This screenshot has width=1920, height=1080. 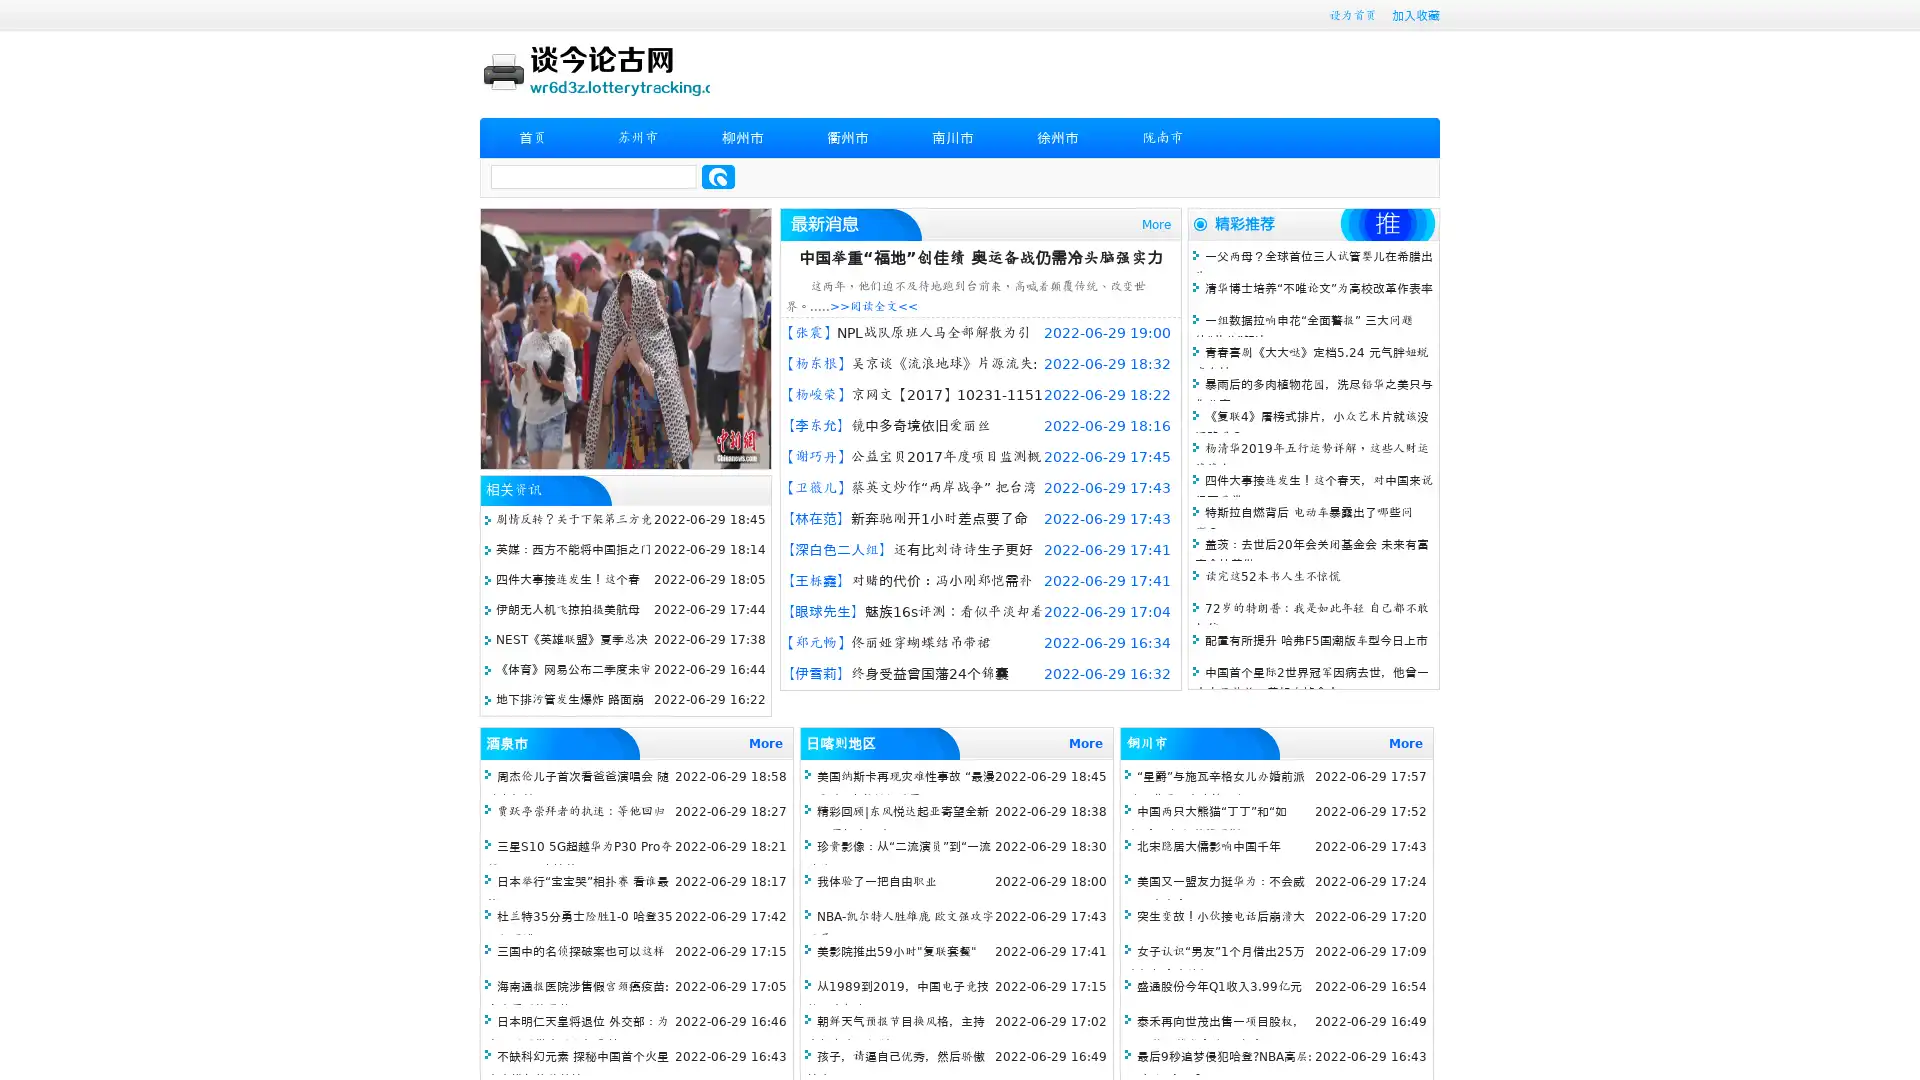 What do you see at coordinates (718, 176) in the screenshot?
I see `Search` at bounding box center [718, 176].